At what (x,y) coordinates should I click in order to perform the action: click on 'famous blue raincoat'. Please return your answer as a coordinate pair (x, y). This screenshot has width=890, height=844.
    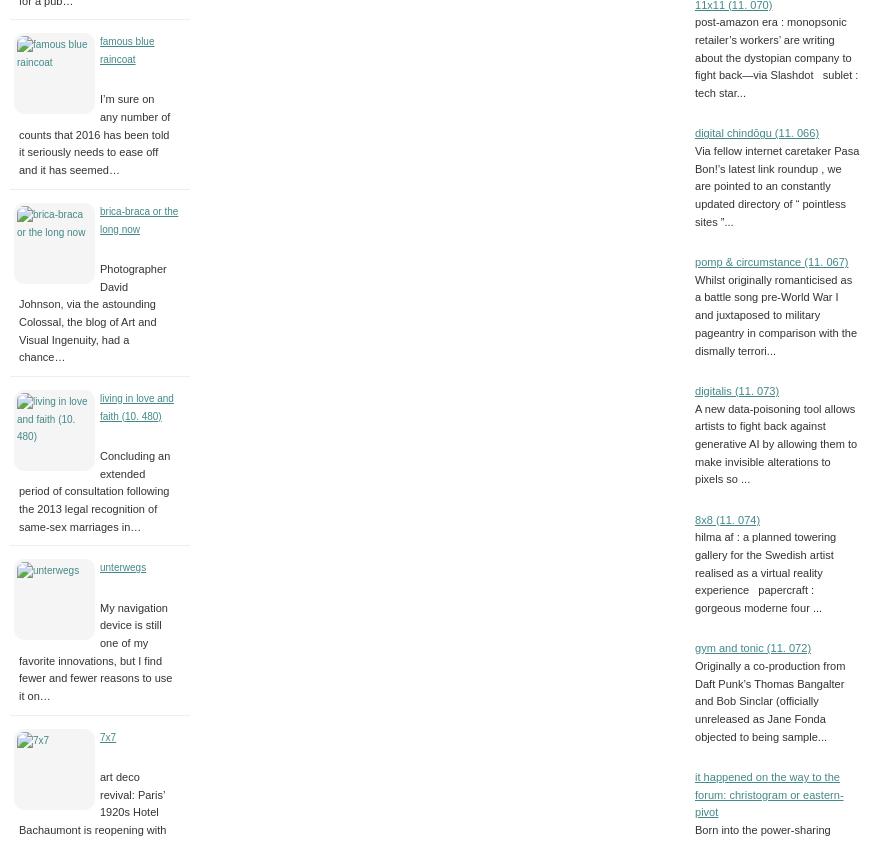
    Looking at the image, I should click on (126, 49).